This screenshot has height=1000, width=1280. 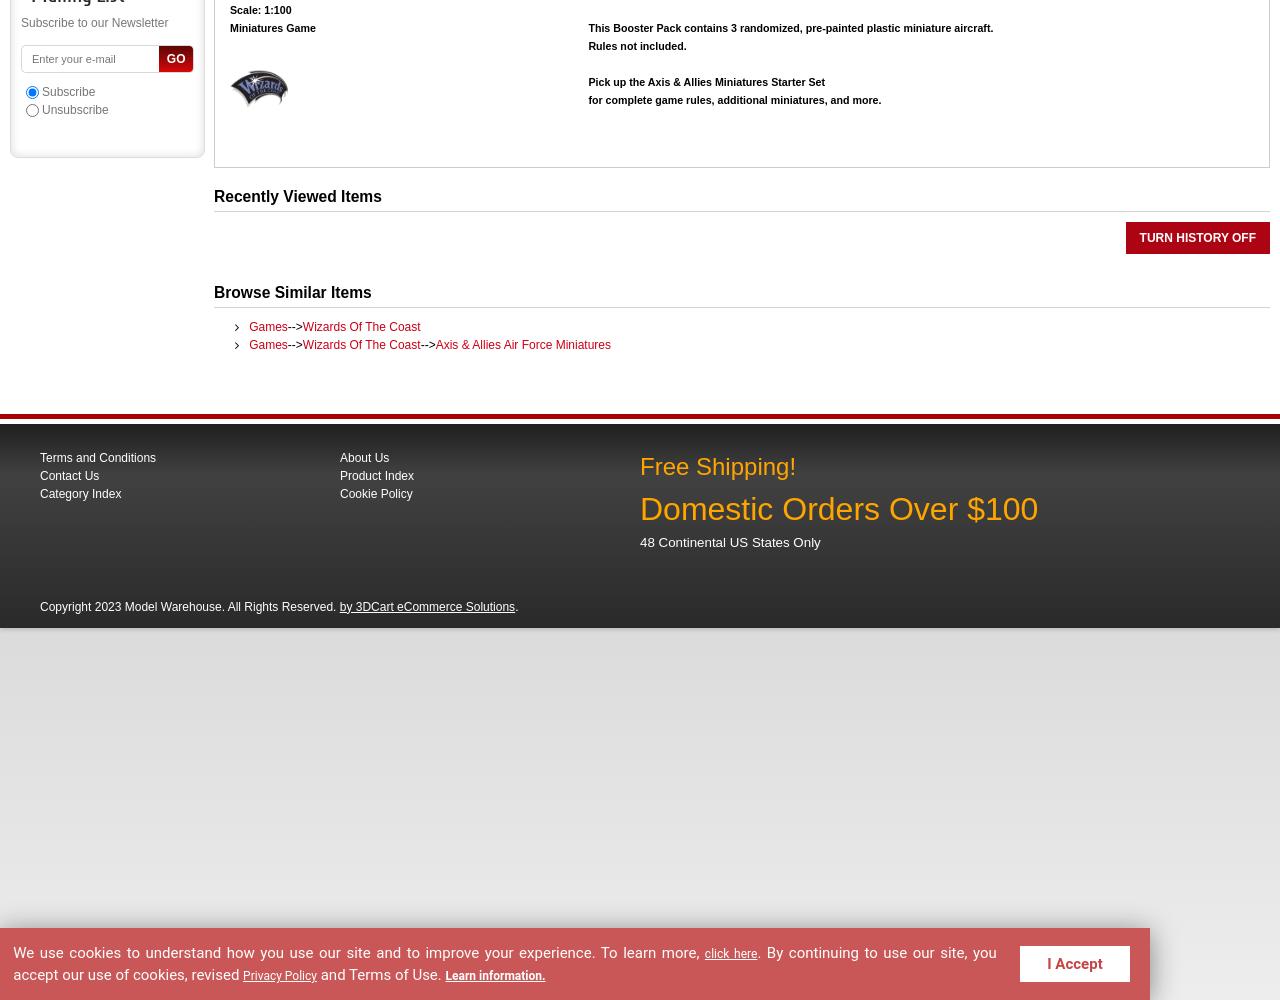 What do you see at coordinates (382, 972) in the screenshot?
I see `'and Terms of Use.'` at bounding box center [382, 972].